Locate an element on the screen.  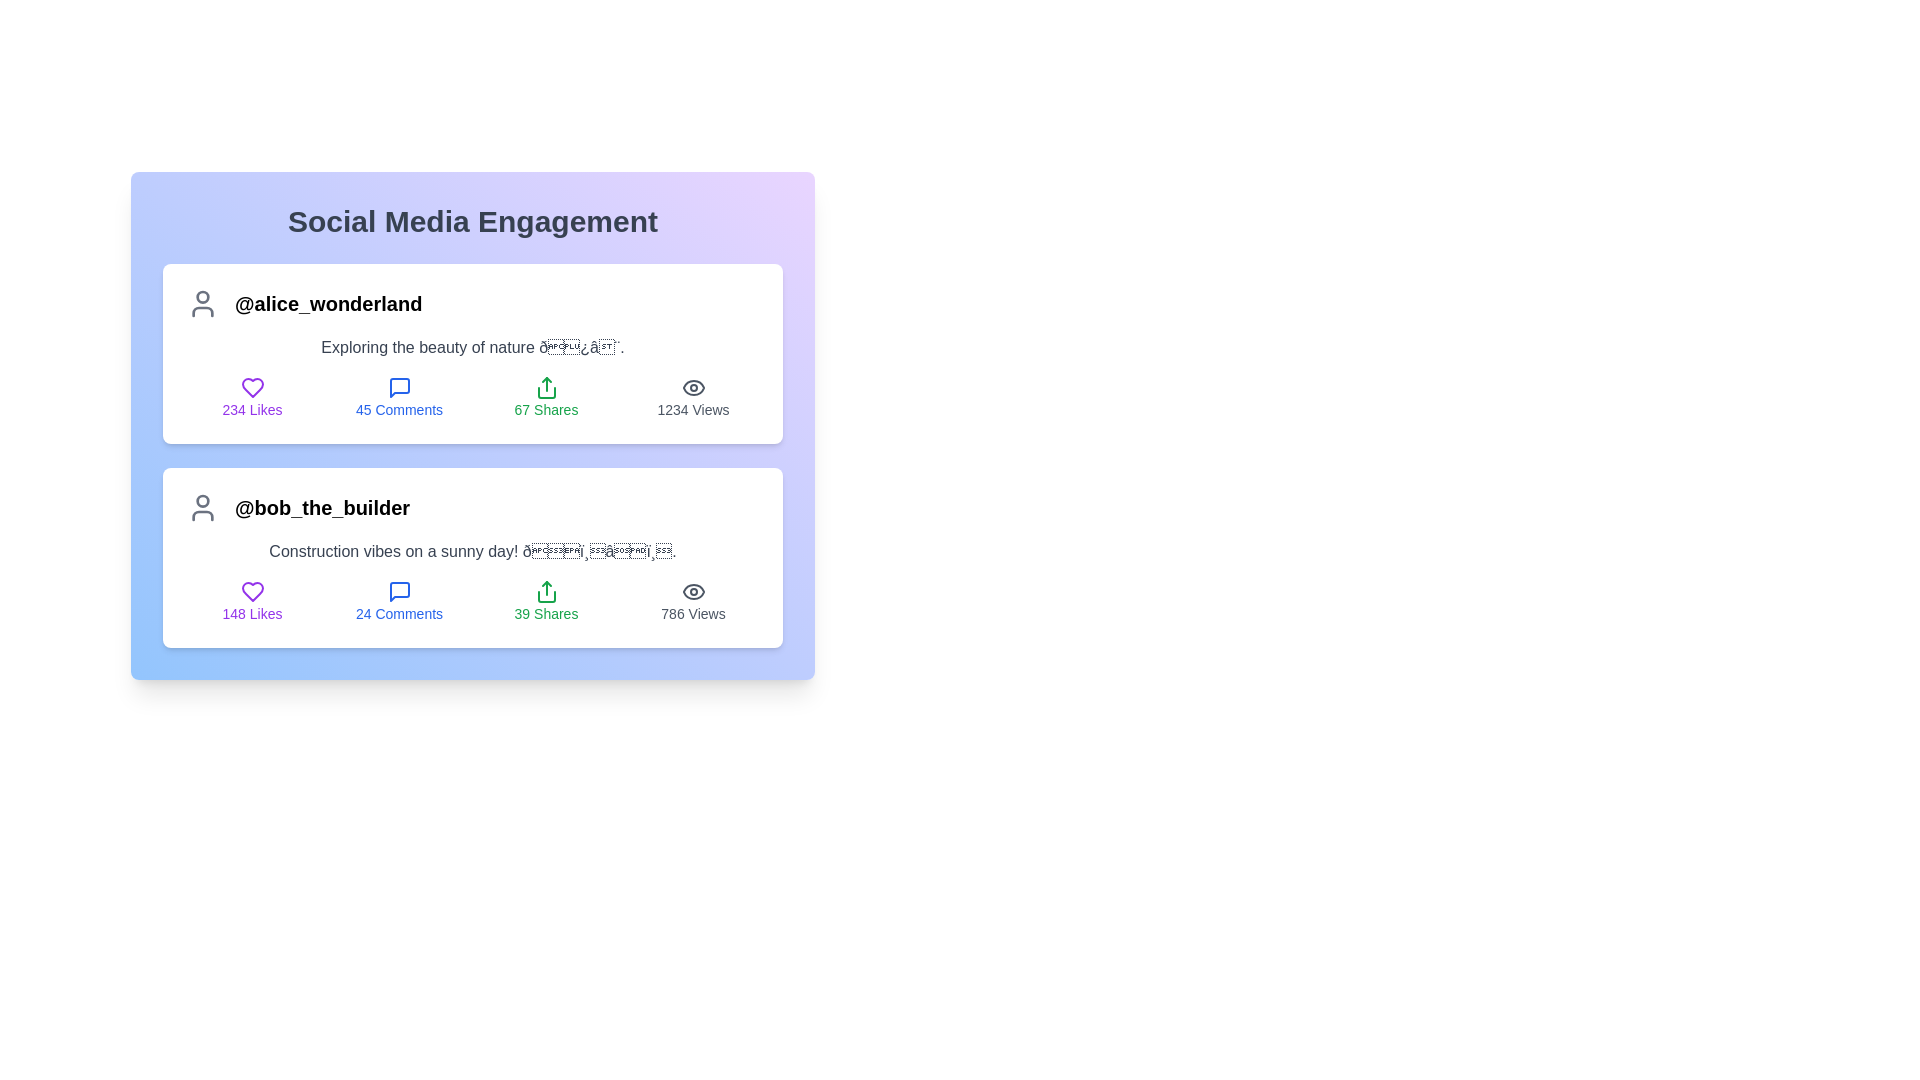
the share button located in the third position of the social interaction buttons grid under the 'Social Media Engagement' section for the user '@alice_wonderland' to share the associated post is located at coordinates (472, 424).